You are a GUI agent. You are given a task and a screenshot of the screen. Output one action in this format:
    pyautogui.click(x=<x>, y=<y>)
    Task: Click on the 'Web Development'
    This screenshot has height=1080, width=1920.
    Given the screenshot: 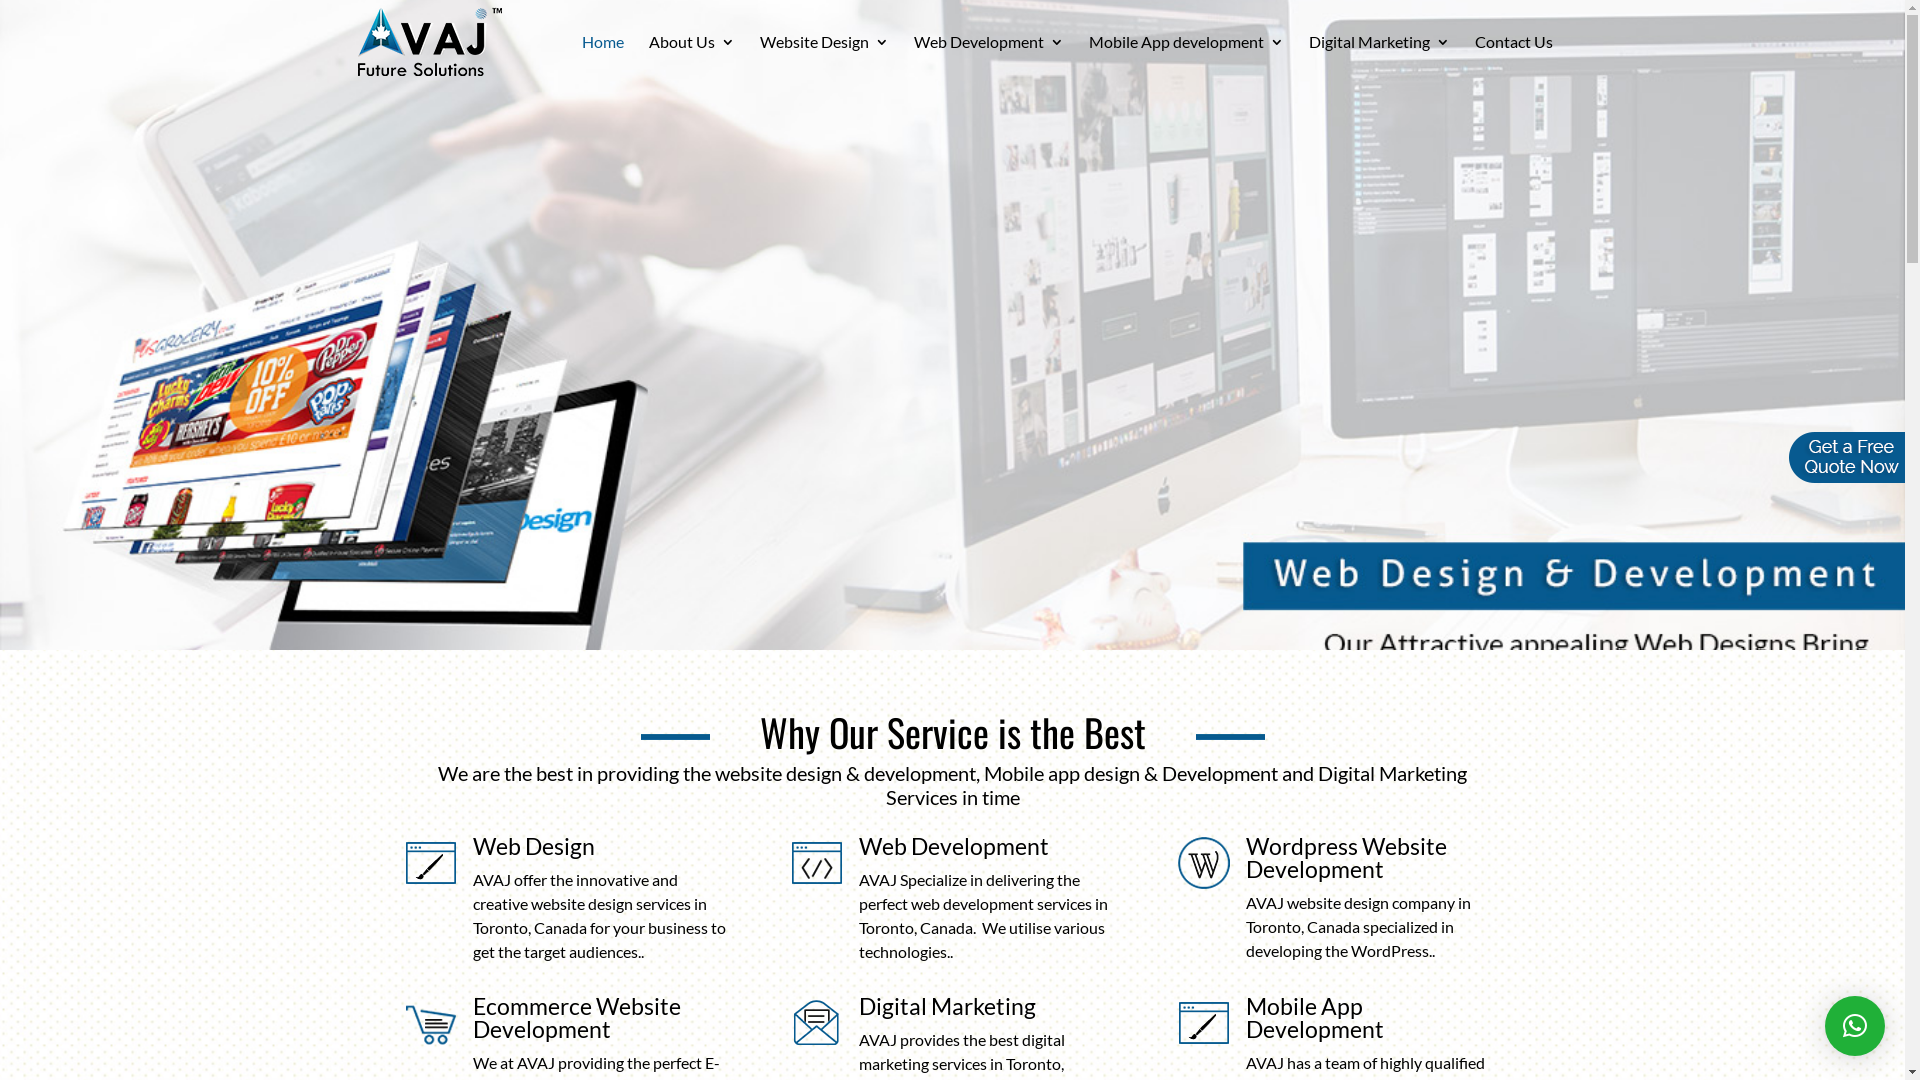 What is the action you would take?
    pyautogui.click(x=988, y=58)
    